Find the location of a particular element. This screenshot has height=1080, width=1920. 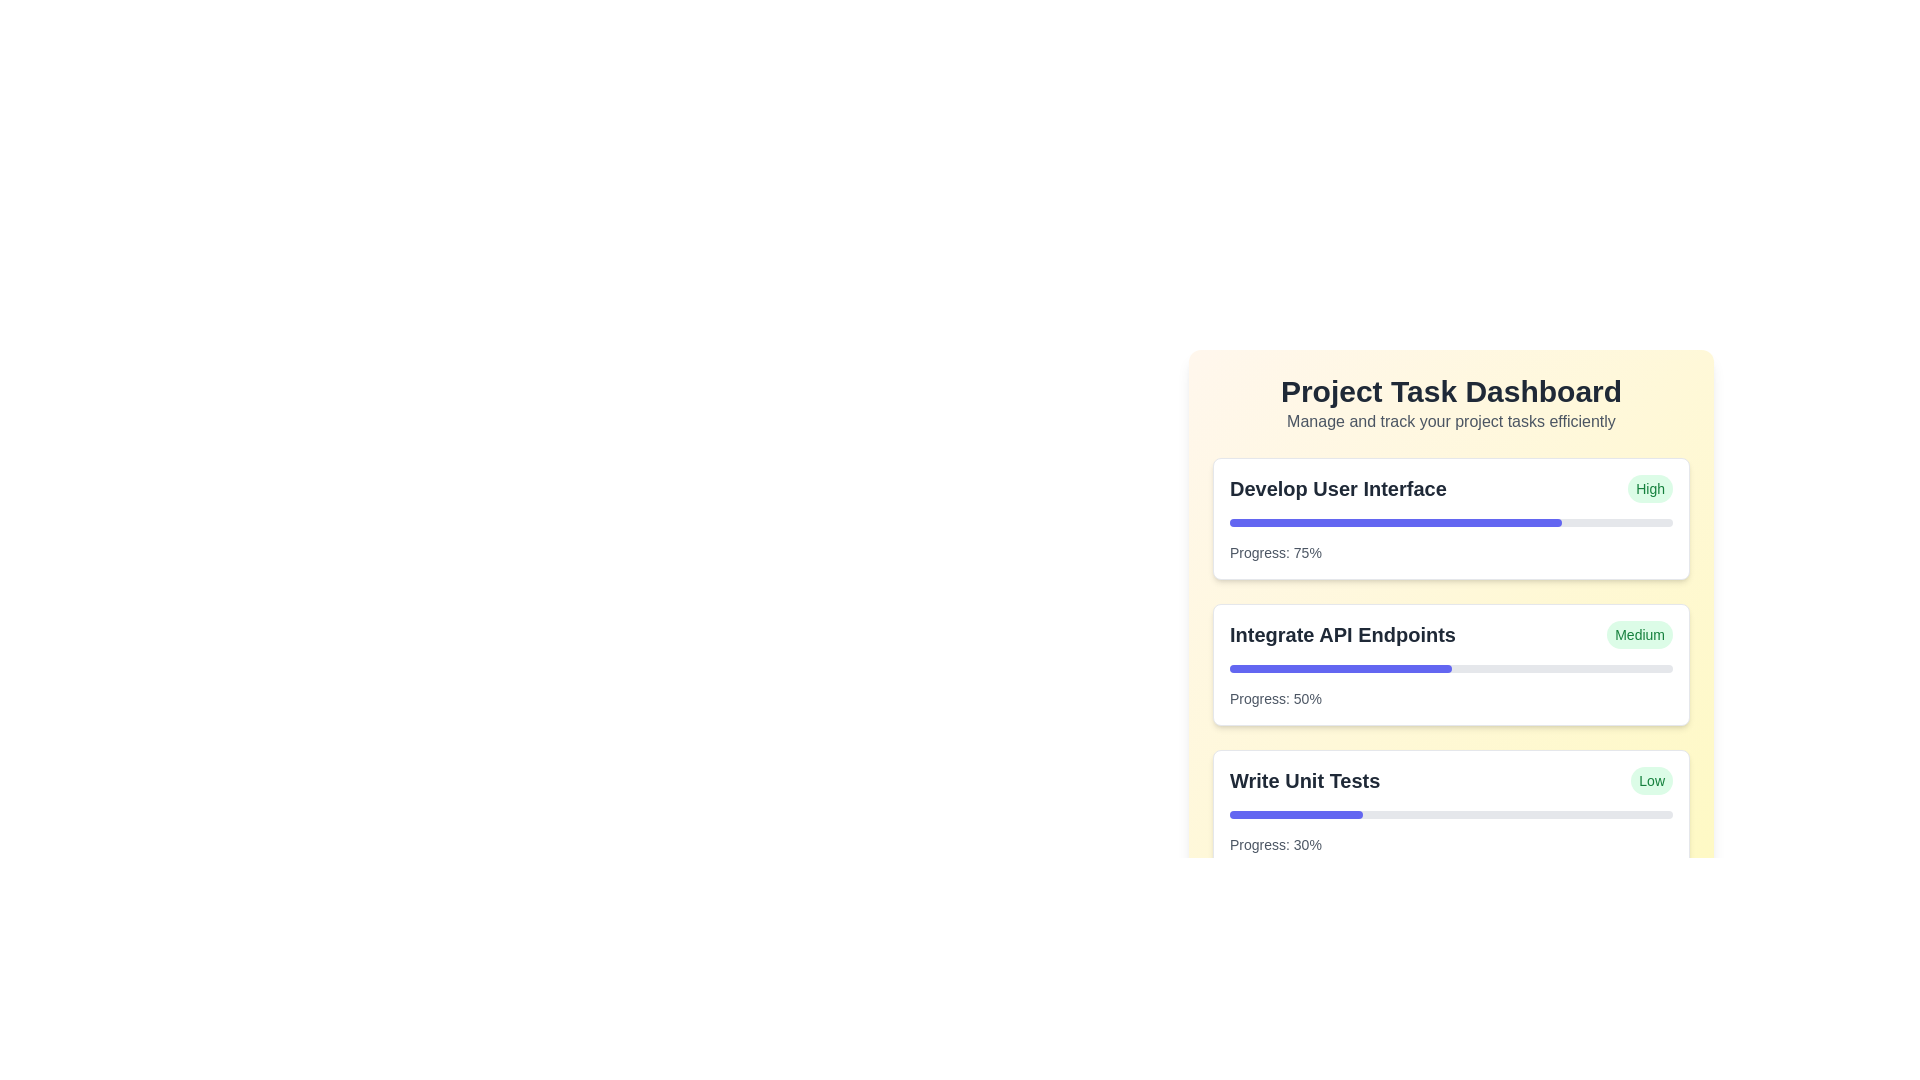

the text label indicating the percentage of progress completed for the 'Write Unit Tests' task, located in the bottom-most card of the dashboard layout is located at coordinates (1274, 844).